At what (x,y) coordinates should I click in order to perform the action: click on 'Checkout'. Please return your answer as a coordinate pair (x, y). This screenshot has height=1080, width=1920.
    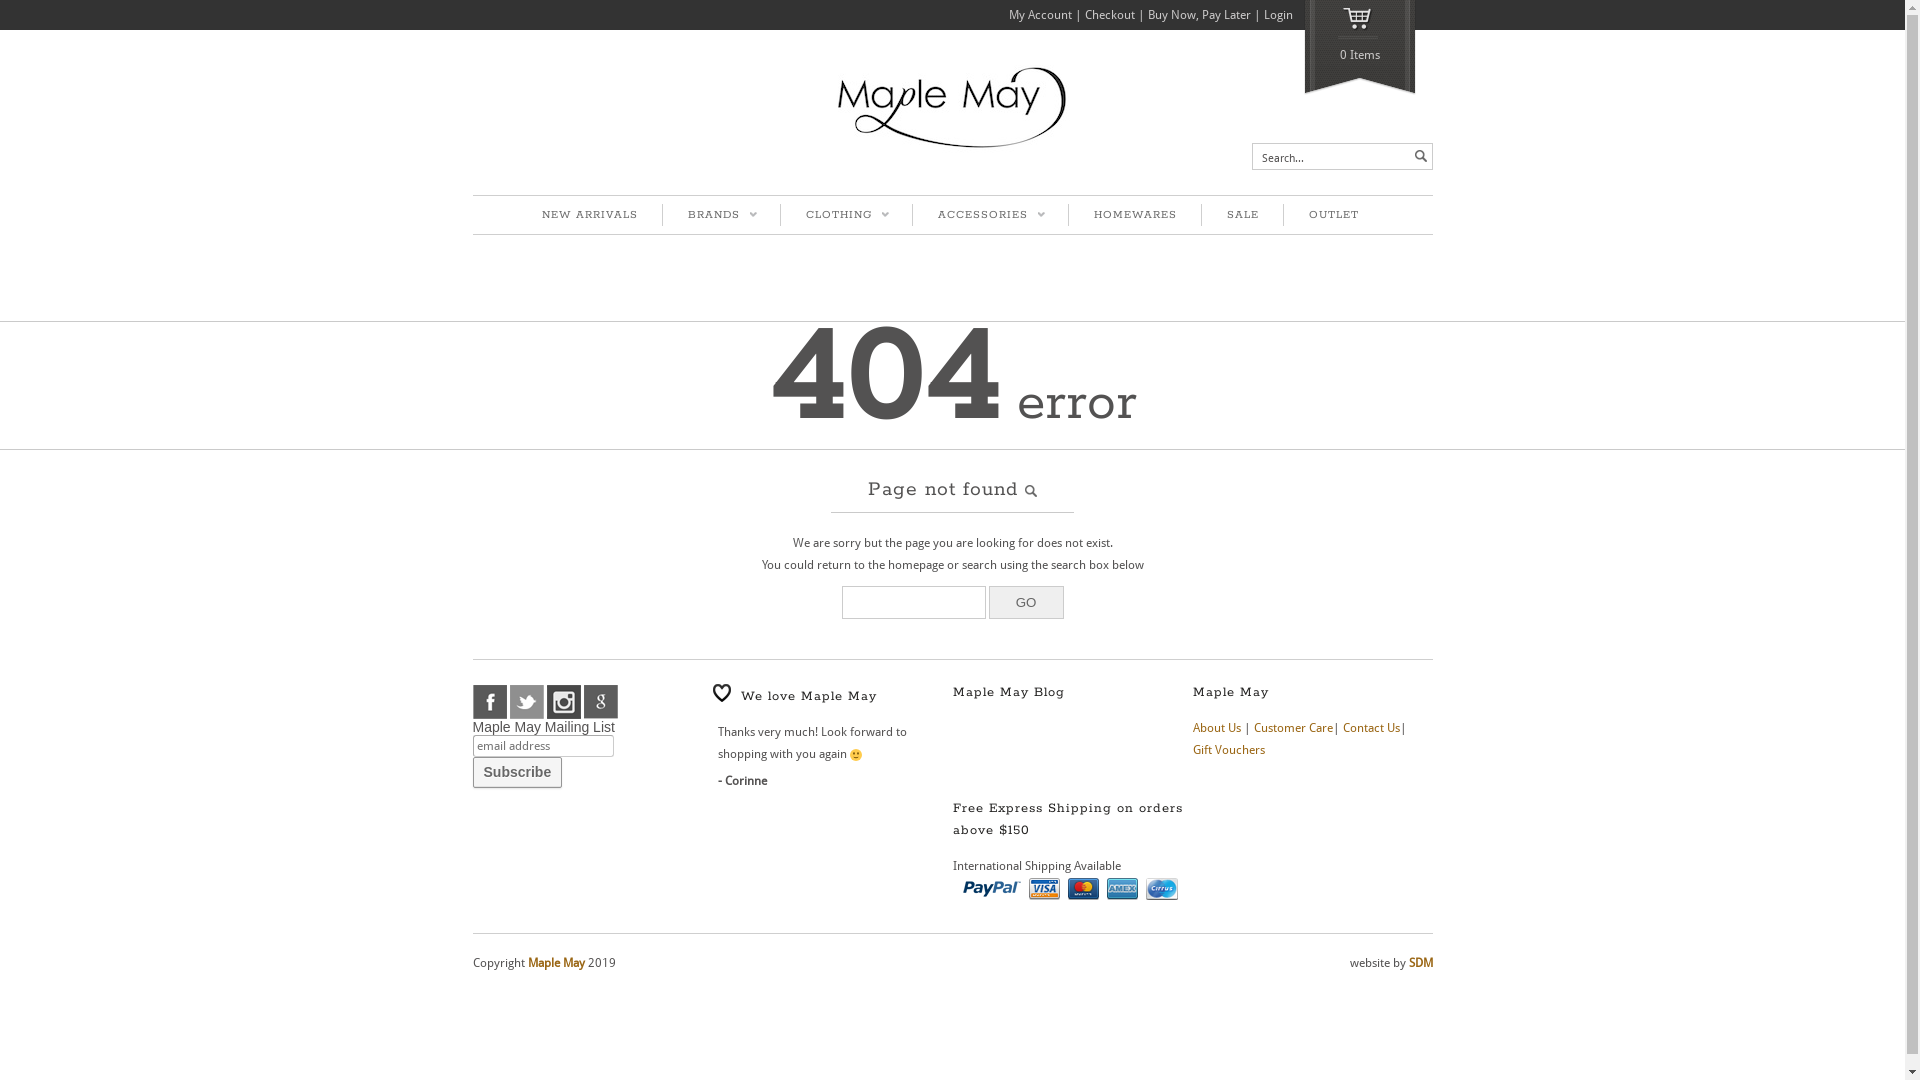
    Looking at the image, I should click on (1107, 15).